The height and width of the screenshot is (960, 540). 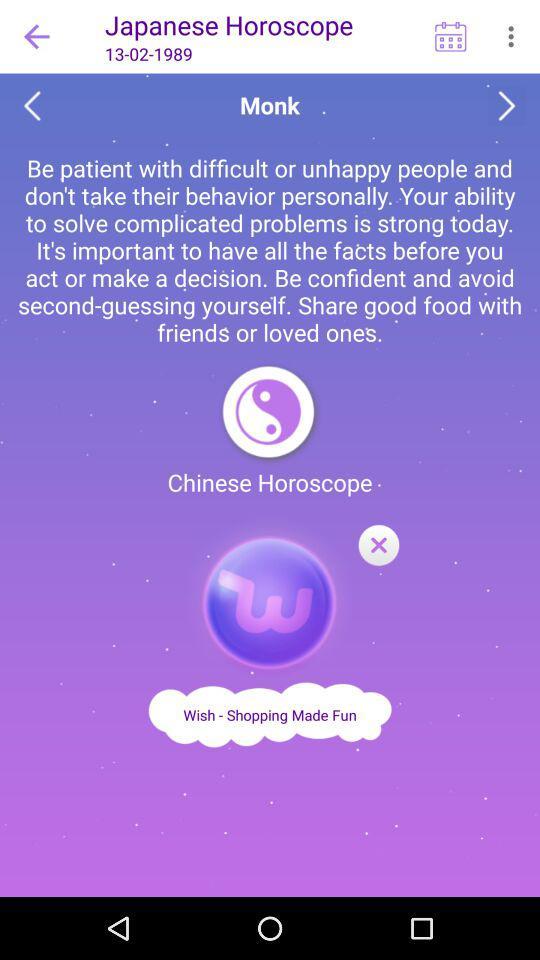 I want to click on previous, so click(x=31, y=106).